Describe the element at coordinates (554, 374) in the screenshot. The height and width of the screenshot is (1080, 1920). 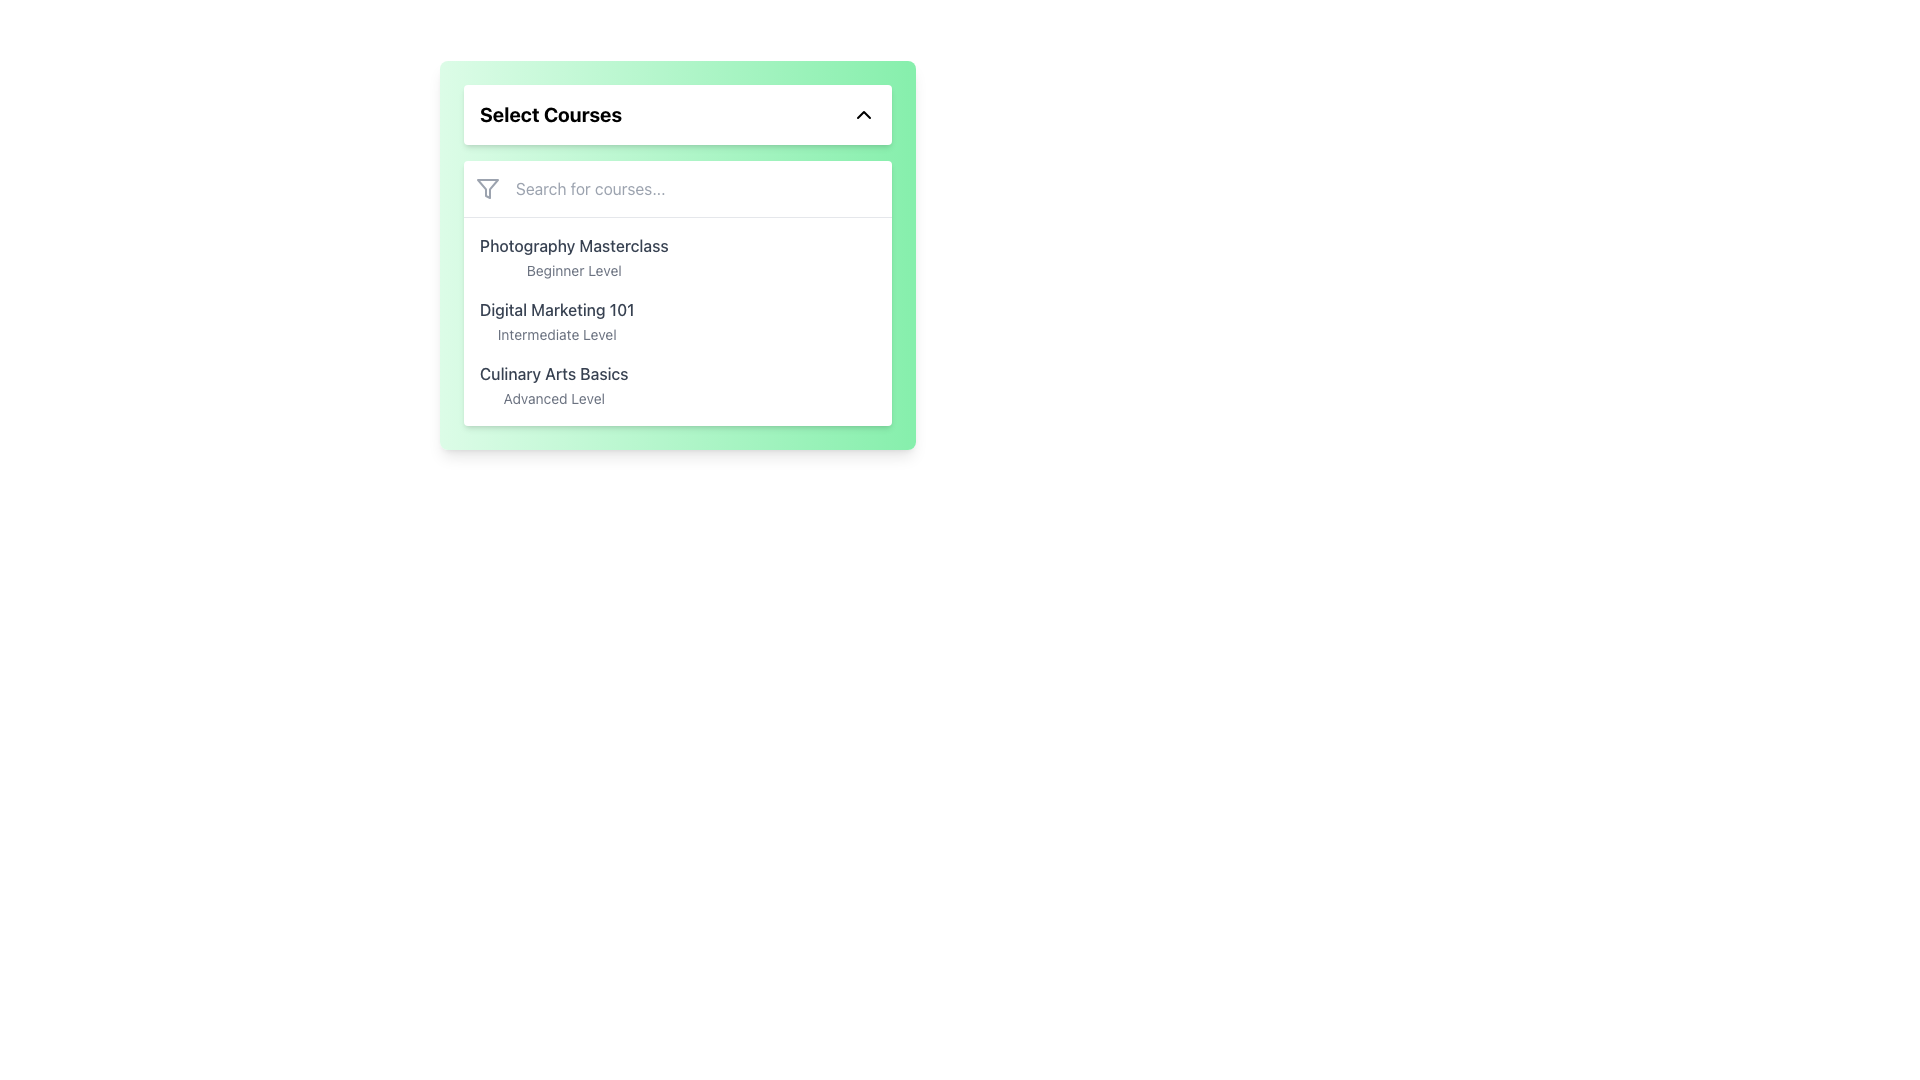
I see `the text label indicating a course option within the 'Select Courses' dropdown, which is the third item in the list between 'Digital Marketing 101' and 'Advanced Level'` at that location.